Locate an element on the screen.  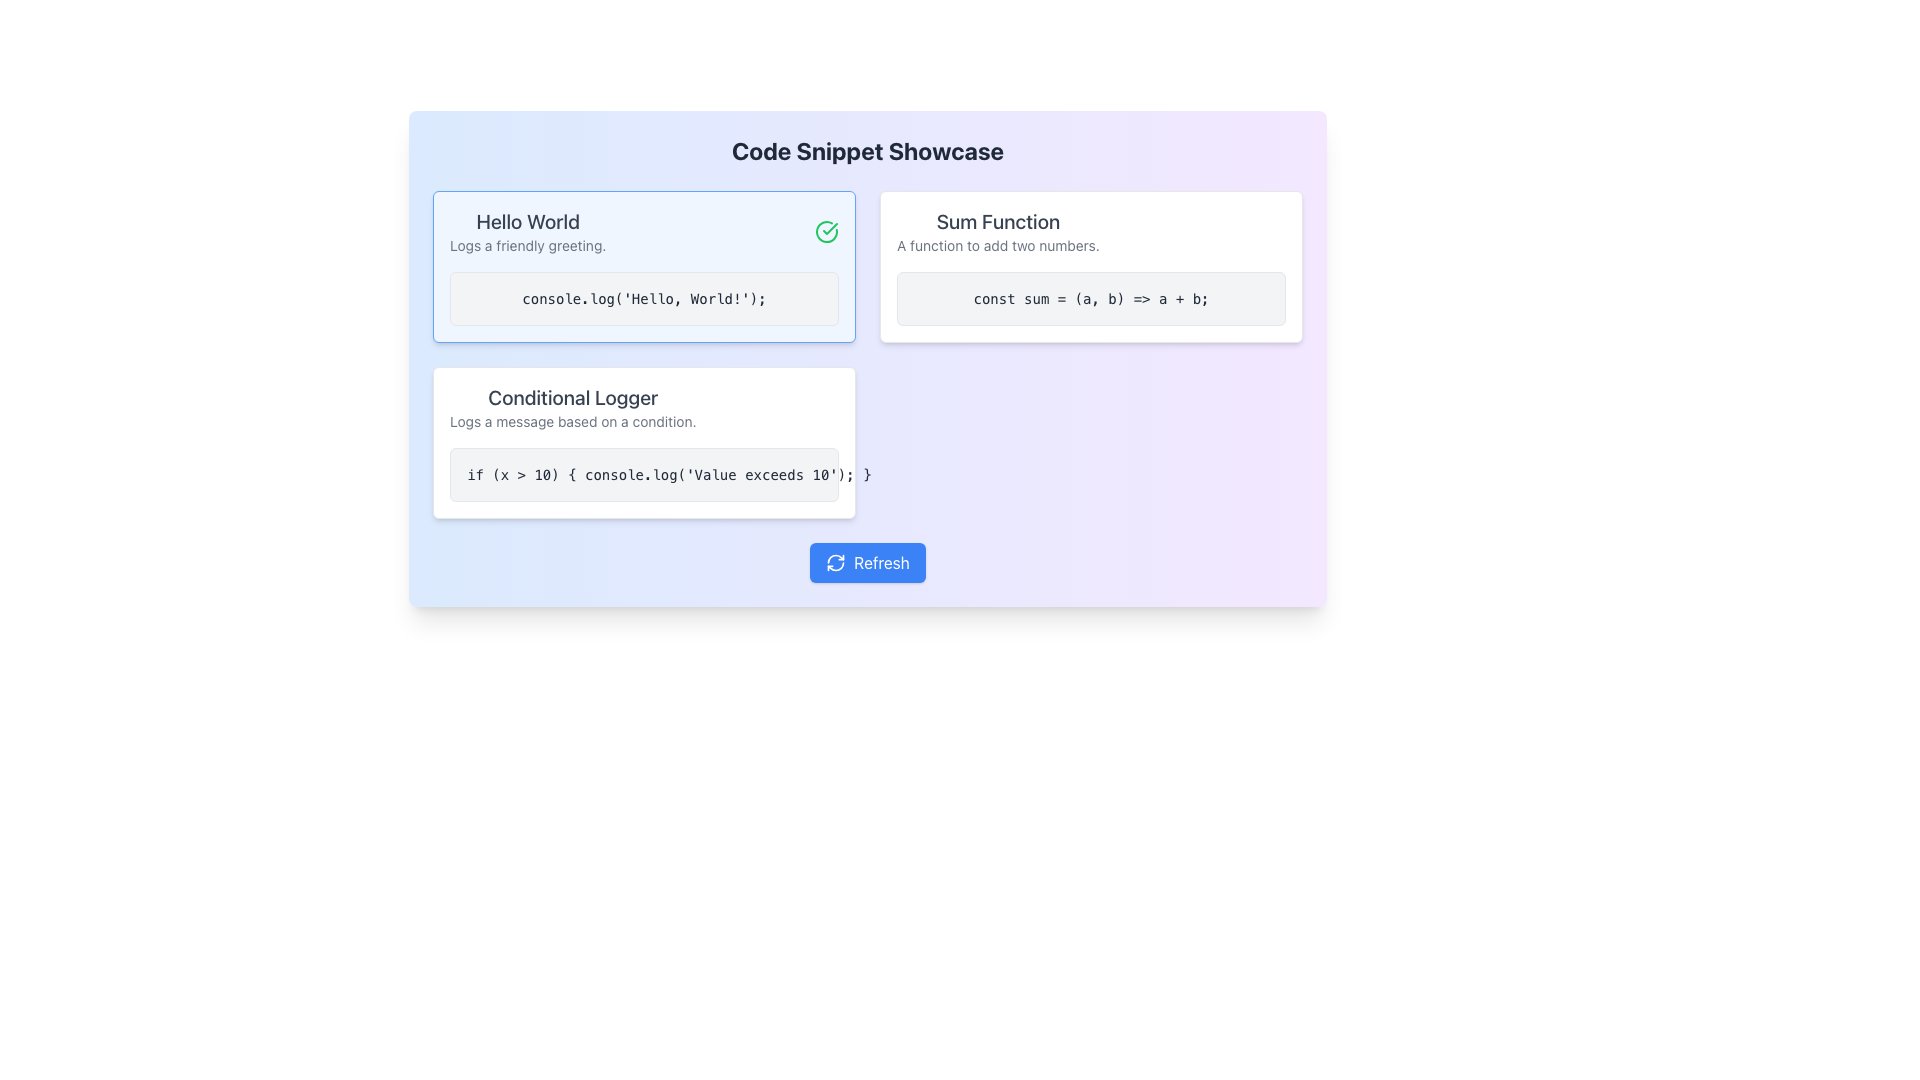
the textual descriptor element that serves as a labeled descriptor for the adjacent code snippet, located in the top-right quadrant of the interface layout is located at coordinates (998, 230).